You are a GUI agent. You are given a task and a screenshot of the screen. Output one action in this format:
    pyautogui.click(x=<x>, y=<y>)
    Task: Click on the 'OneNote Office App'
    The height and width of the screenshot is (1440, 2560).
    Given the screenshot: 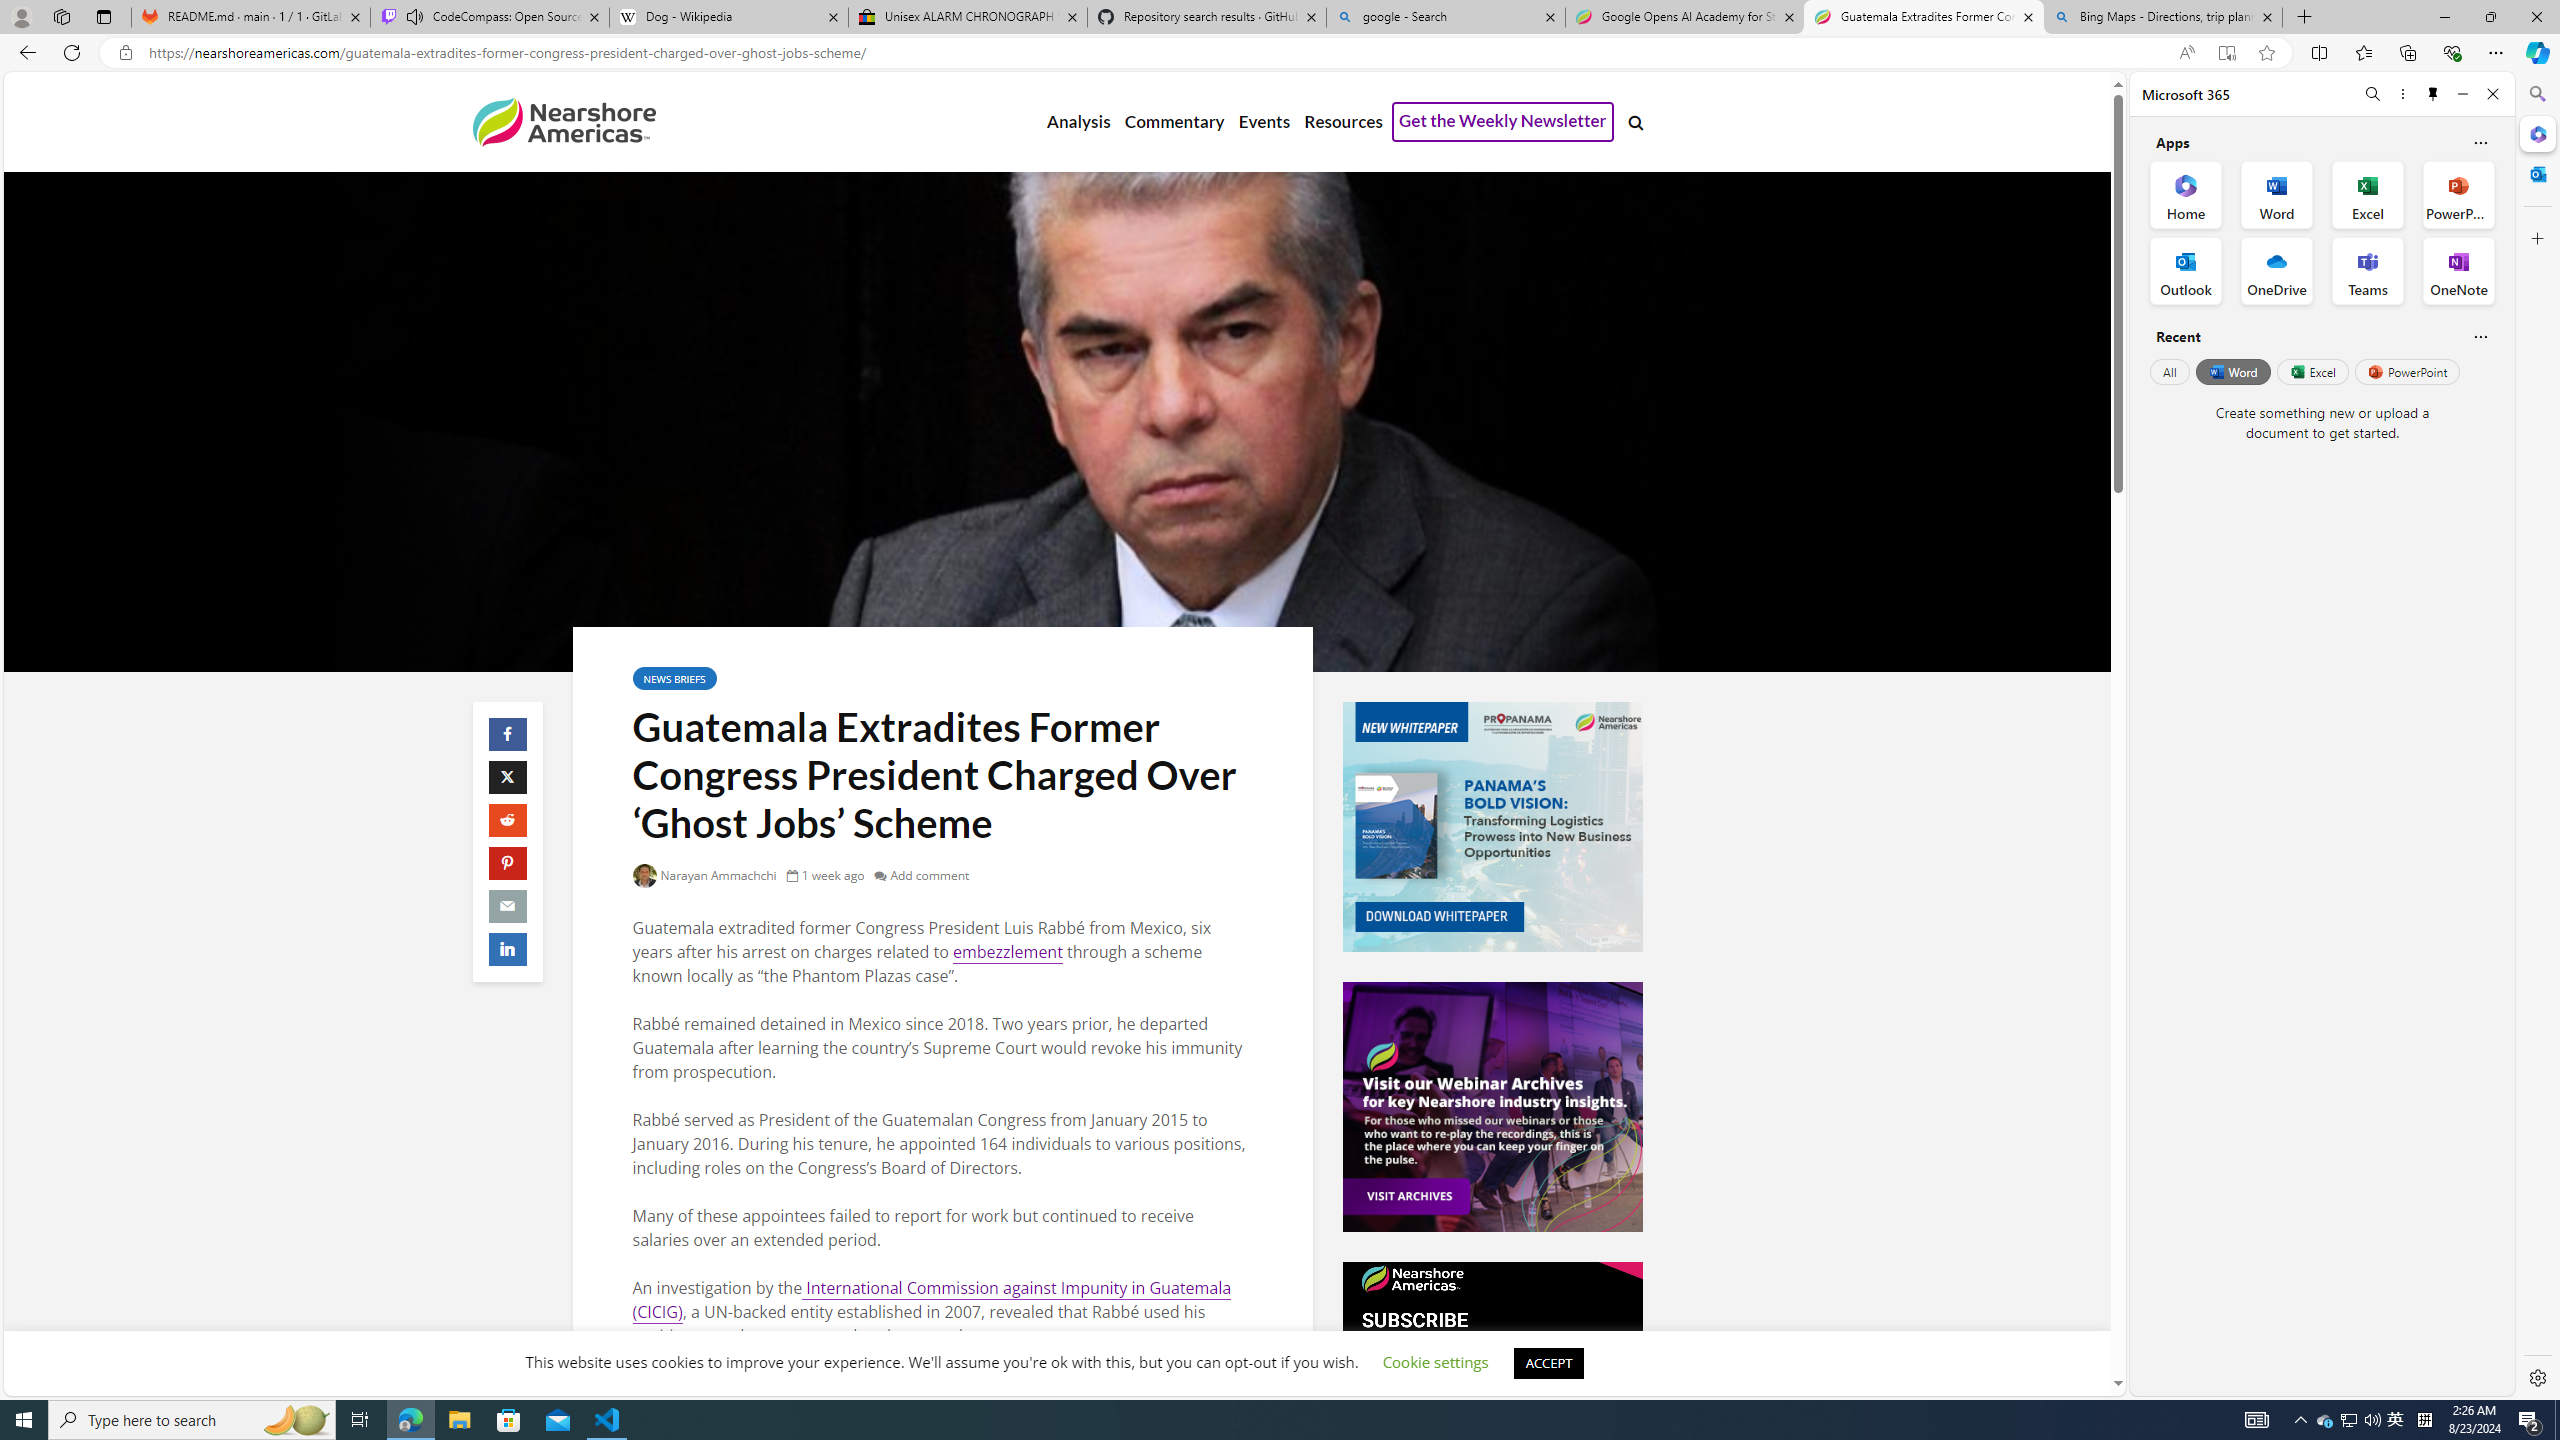 What is the action you would take?
    pyautogui.click(x=2458, y=271)
    